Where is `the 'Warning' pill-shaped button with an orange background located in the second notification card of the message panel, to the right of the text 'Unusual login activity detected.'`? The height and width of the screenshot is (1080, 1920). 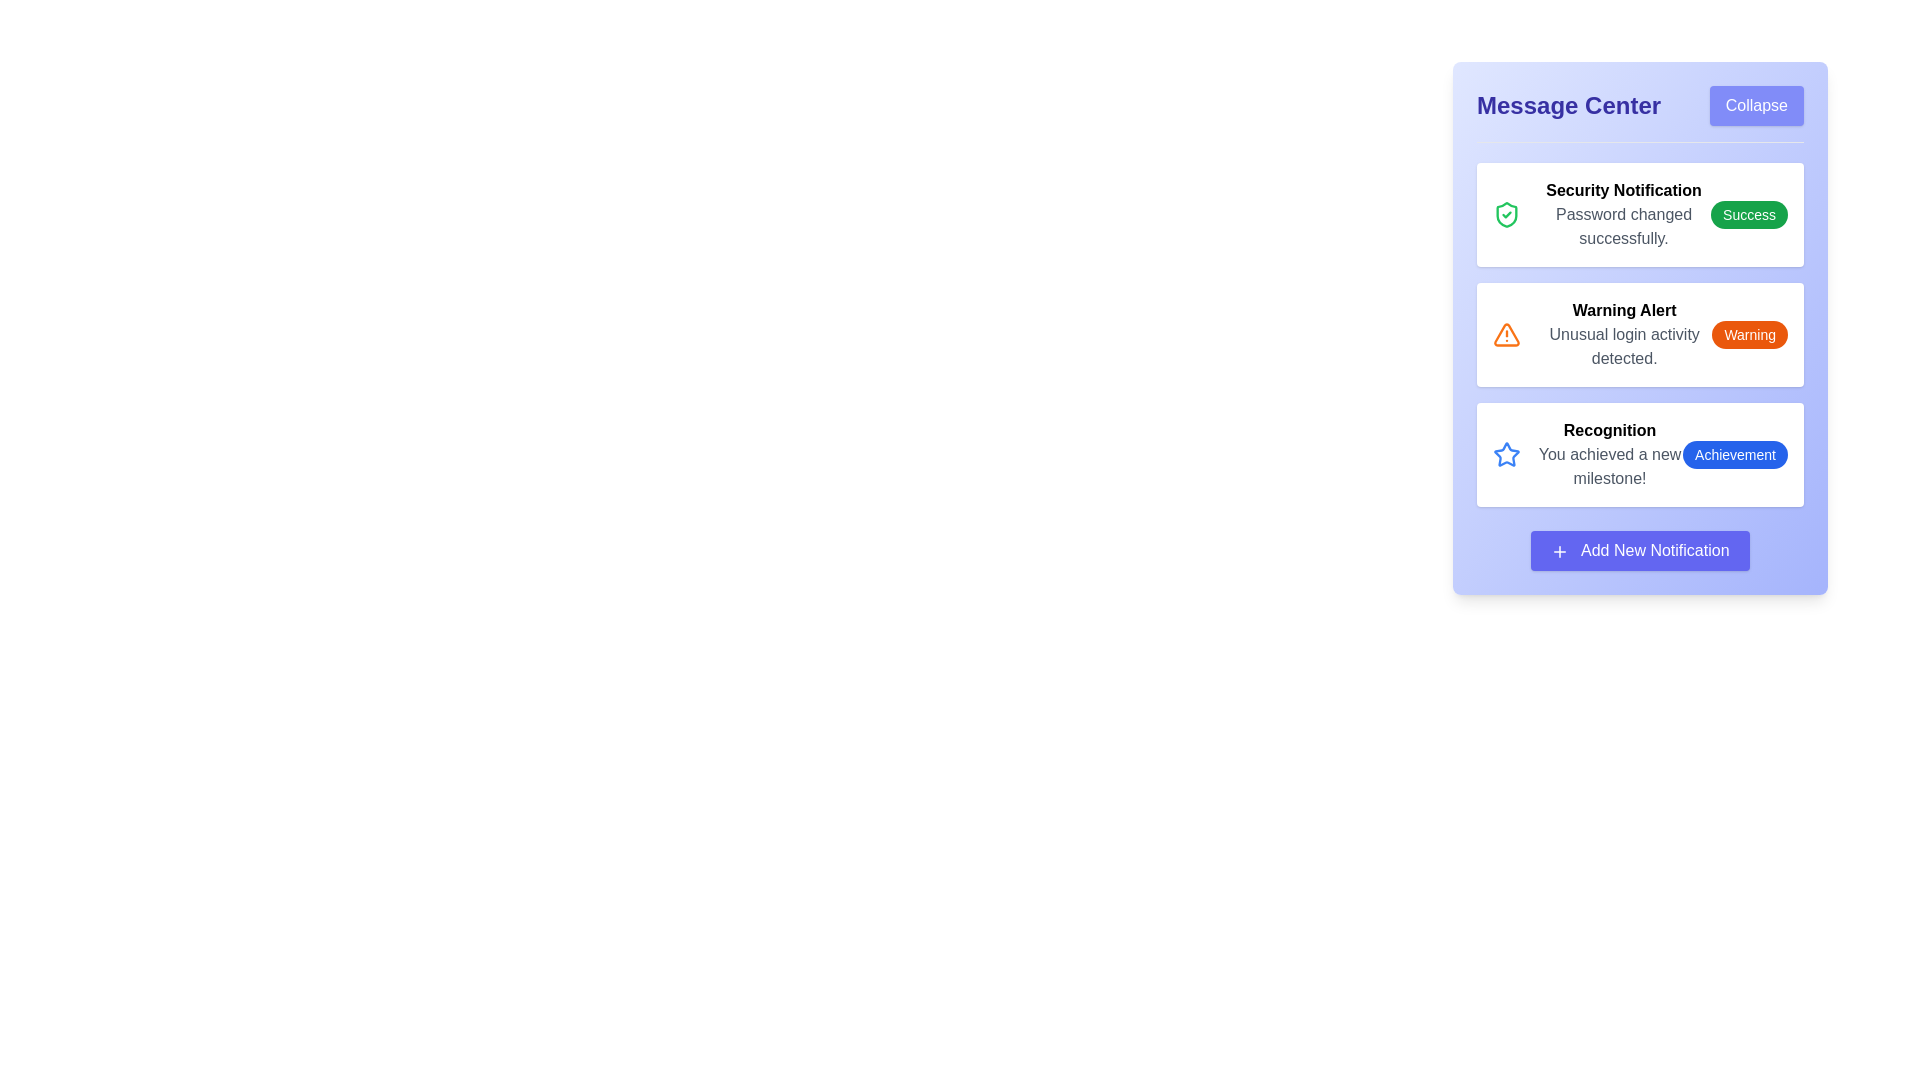 the 'Warning' pill-shaped button with an orange background located in the second notification card of the message panel, to the right of the text 'Unusual login activity detected.' is located at coordinates (1749, 334).